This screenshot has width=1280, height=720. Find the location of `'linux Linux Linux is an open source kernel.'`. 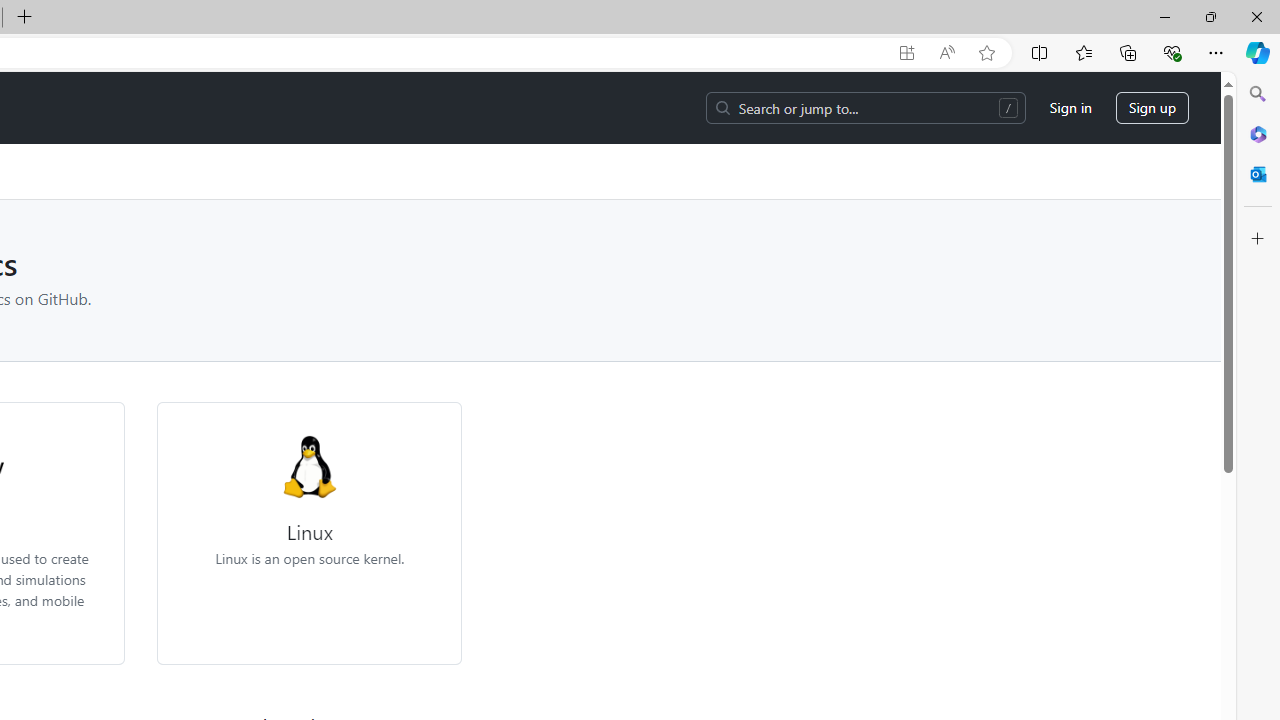

'linux Linux Linux is an open source kernel.' is located at coordinates (308, 500).